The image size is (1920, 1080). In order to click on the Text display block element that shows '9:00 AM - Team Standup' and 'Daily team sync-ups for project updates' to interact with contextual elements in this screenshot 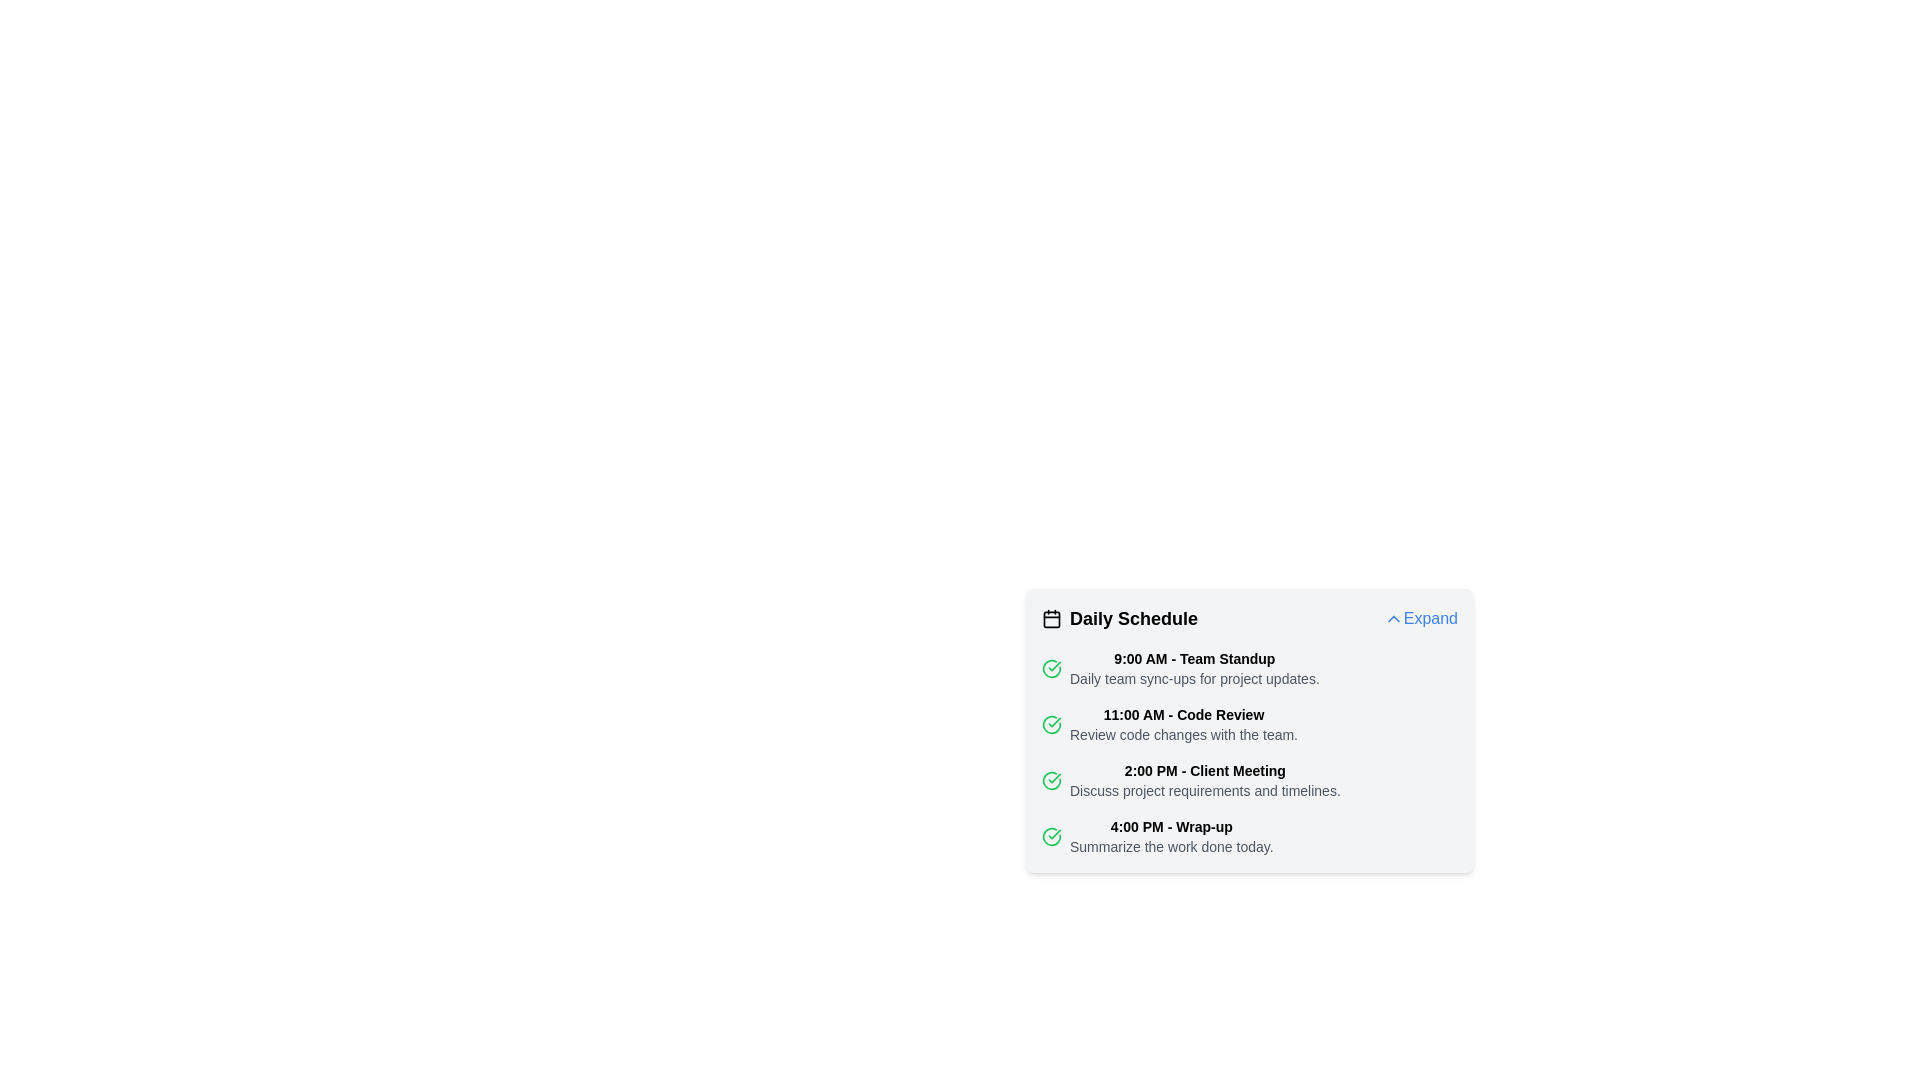, I will do `click(1194, 668)`.